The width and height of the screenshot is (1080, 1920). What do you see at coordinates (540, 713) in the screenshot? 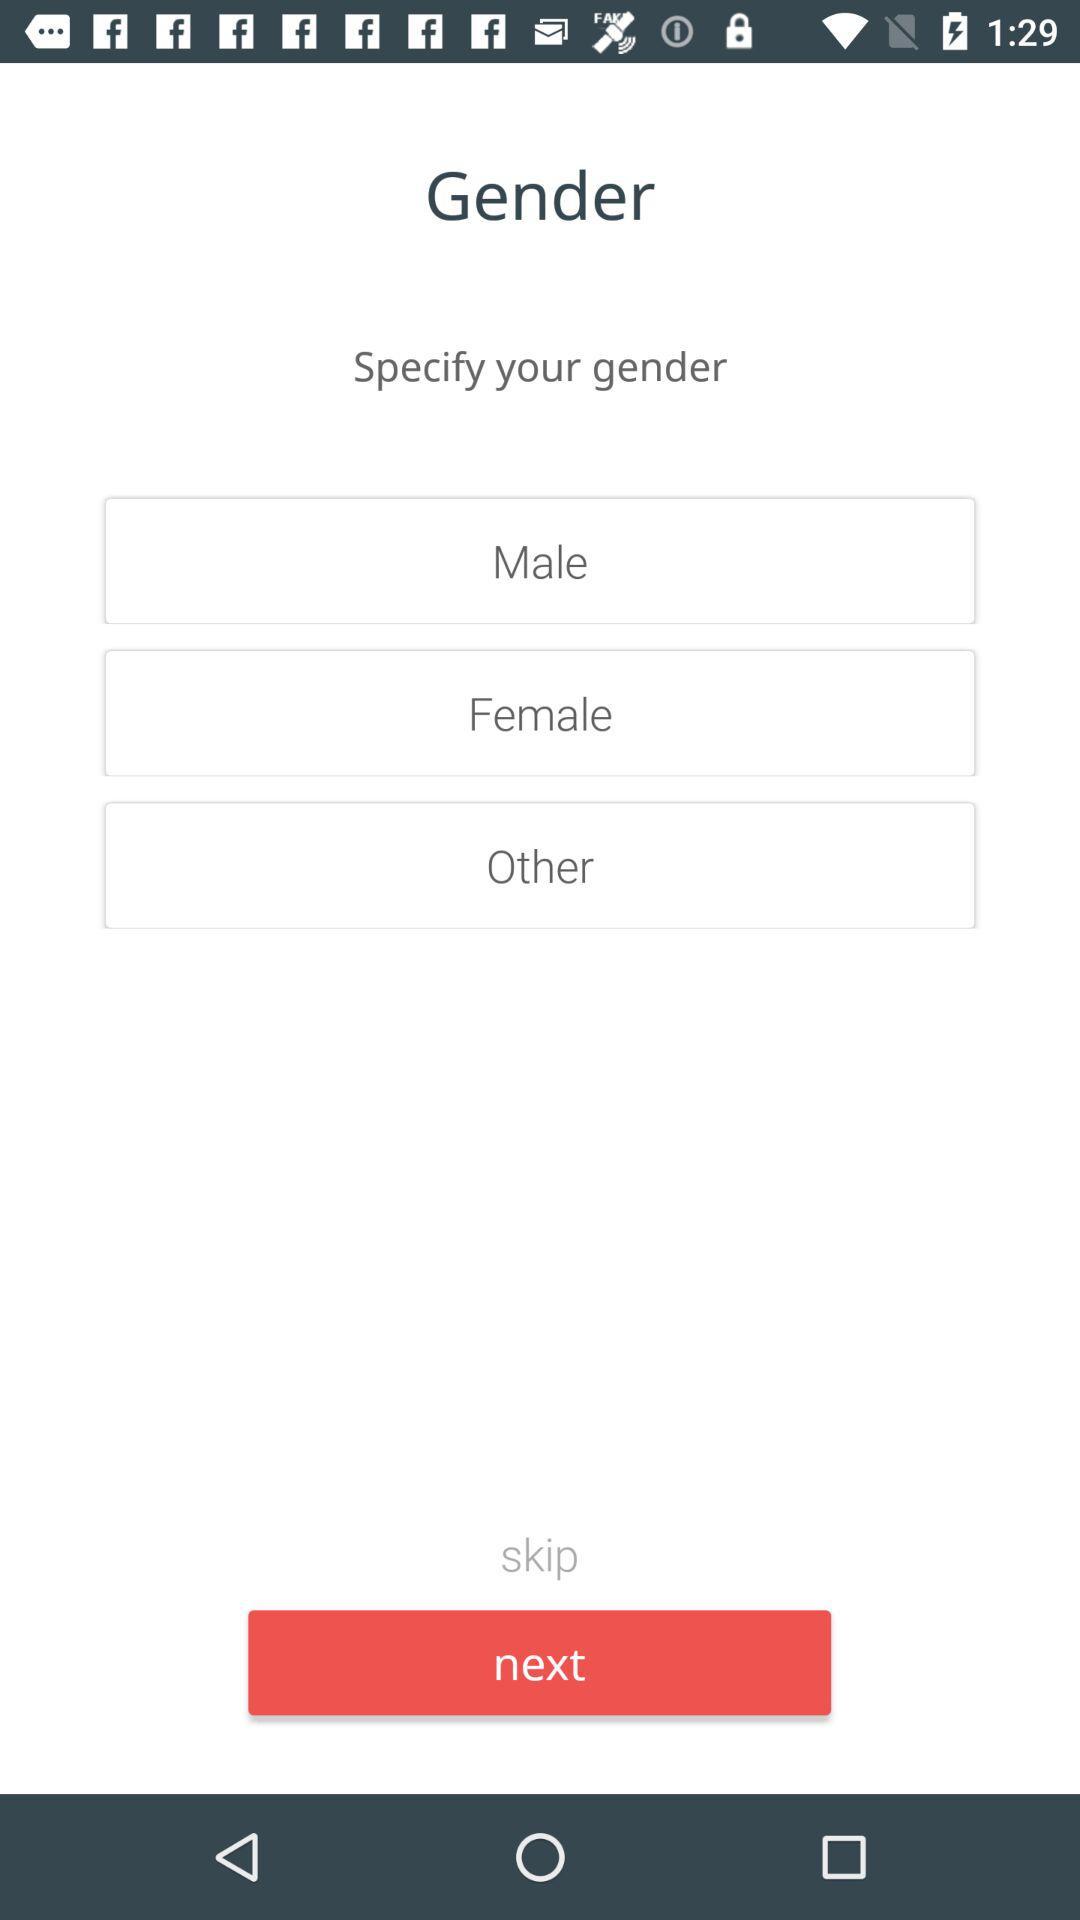
I see `the item above other icon` at bounding box center [540, 713].